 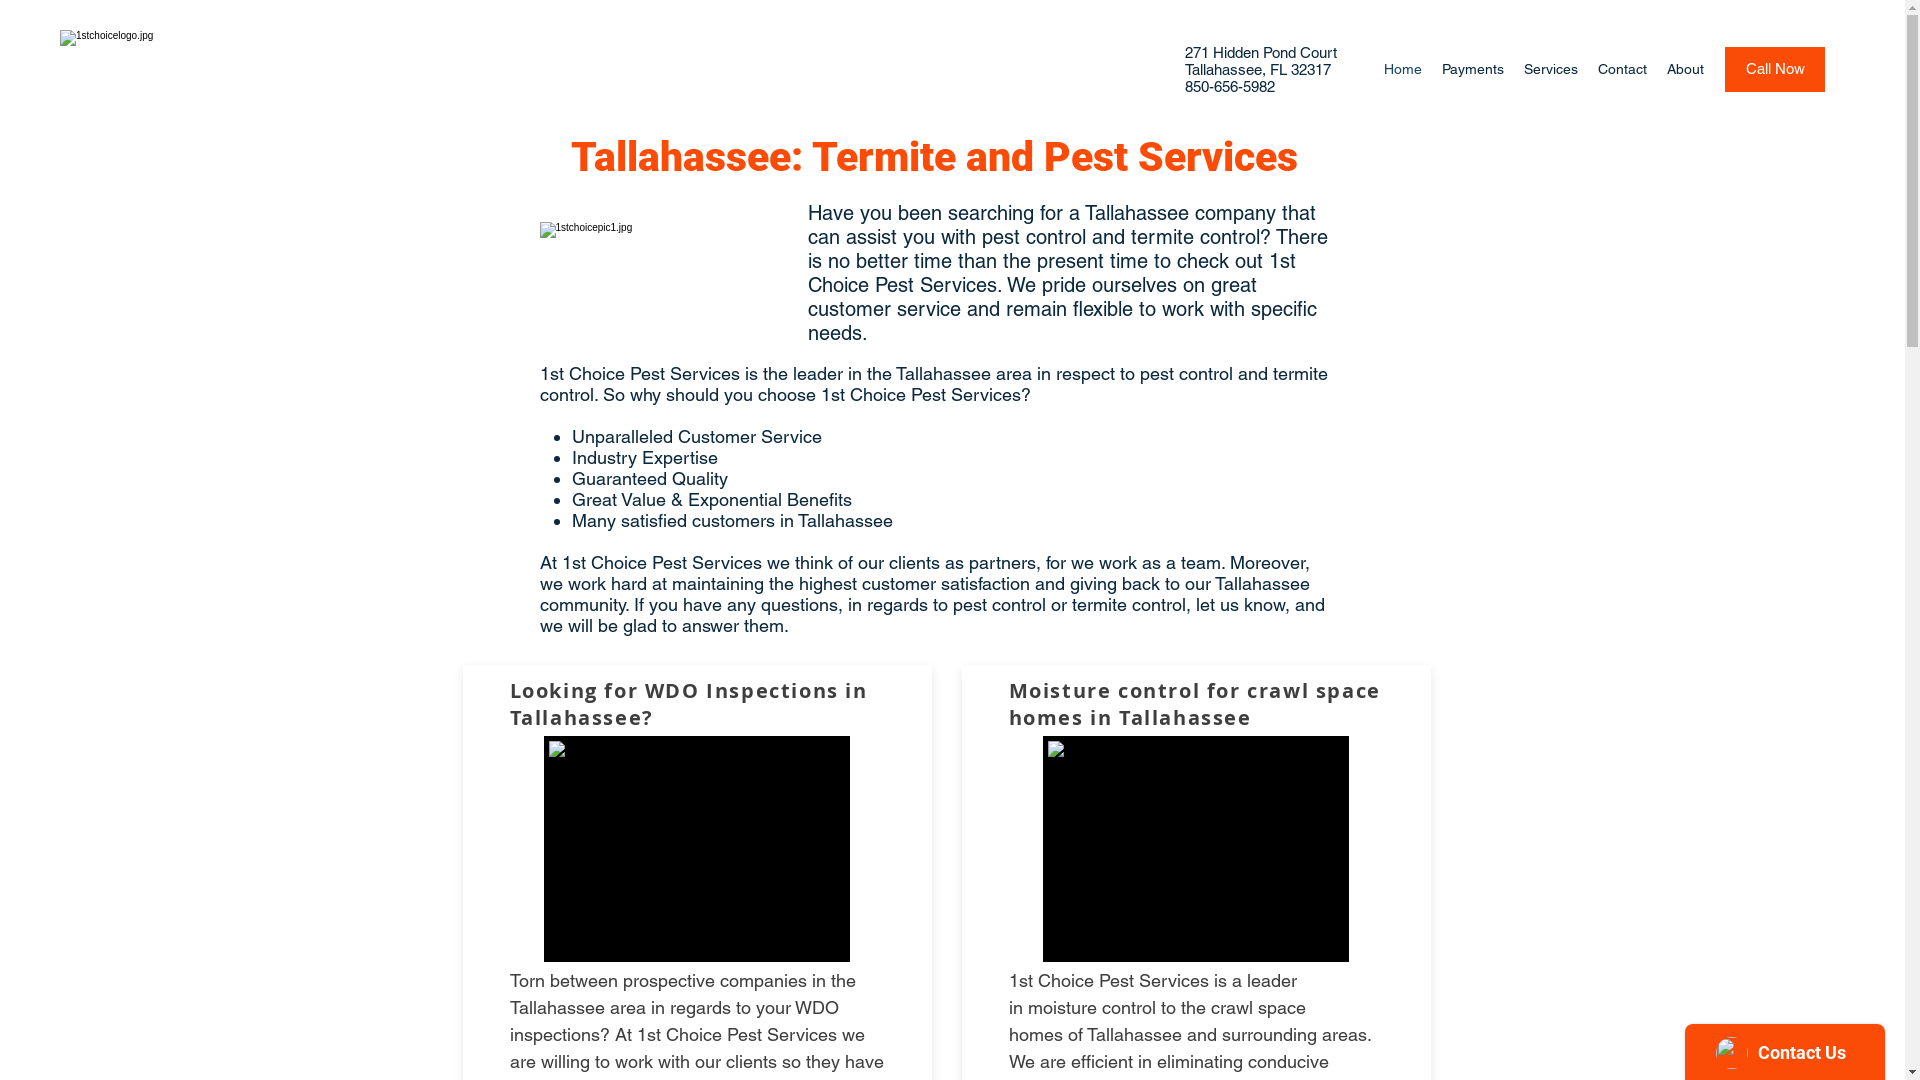 I want to click on 'Contact', so click(x=1622, y=68).